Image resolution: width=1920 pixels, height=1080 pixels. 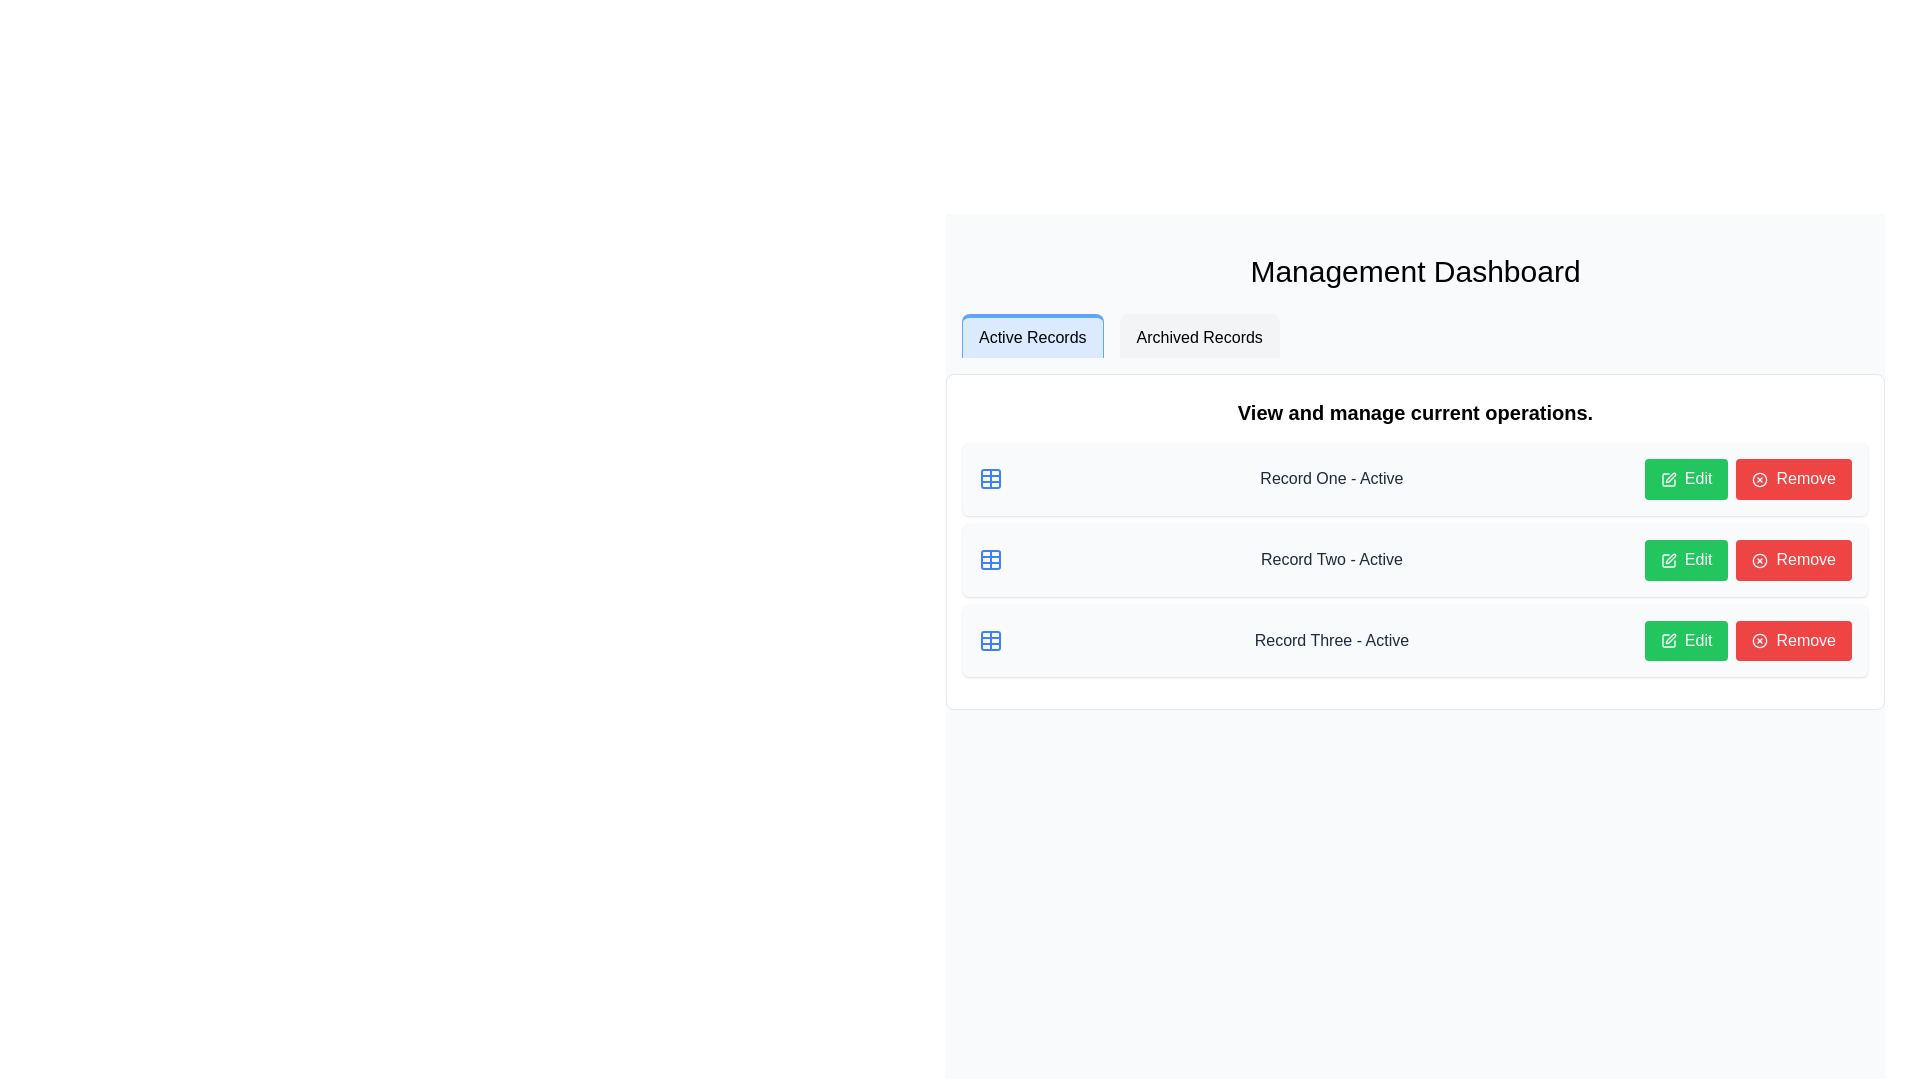 I want to click on the hollow circular icon representing a close or delete action, located within the 'Remove' button in the third row of the management dashboard table, so click(x=1760, y=479).